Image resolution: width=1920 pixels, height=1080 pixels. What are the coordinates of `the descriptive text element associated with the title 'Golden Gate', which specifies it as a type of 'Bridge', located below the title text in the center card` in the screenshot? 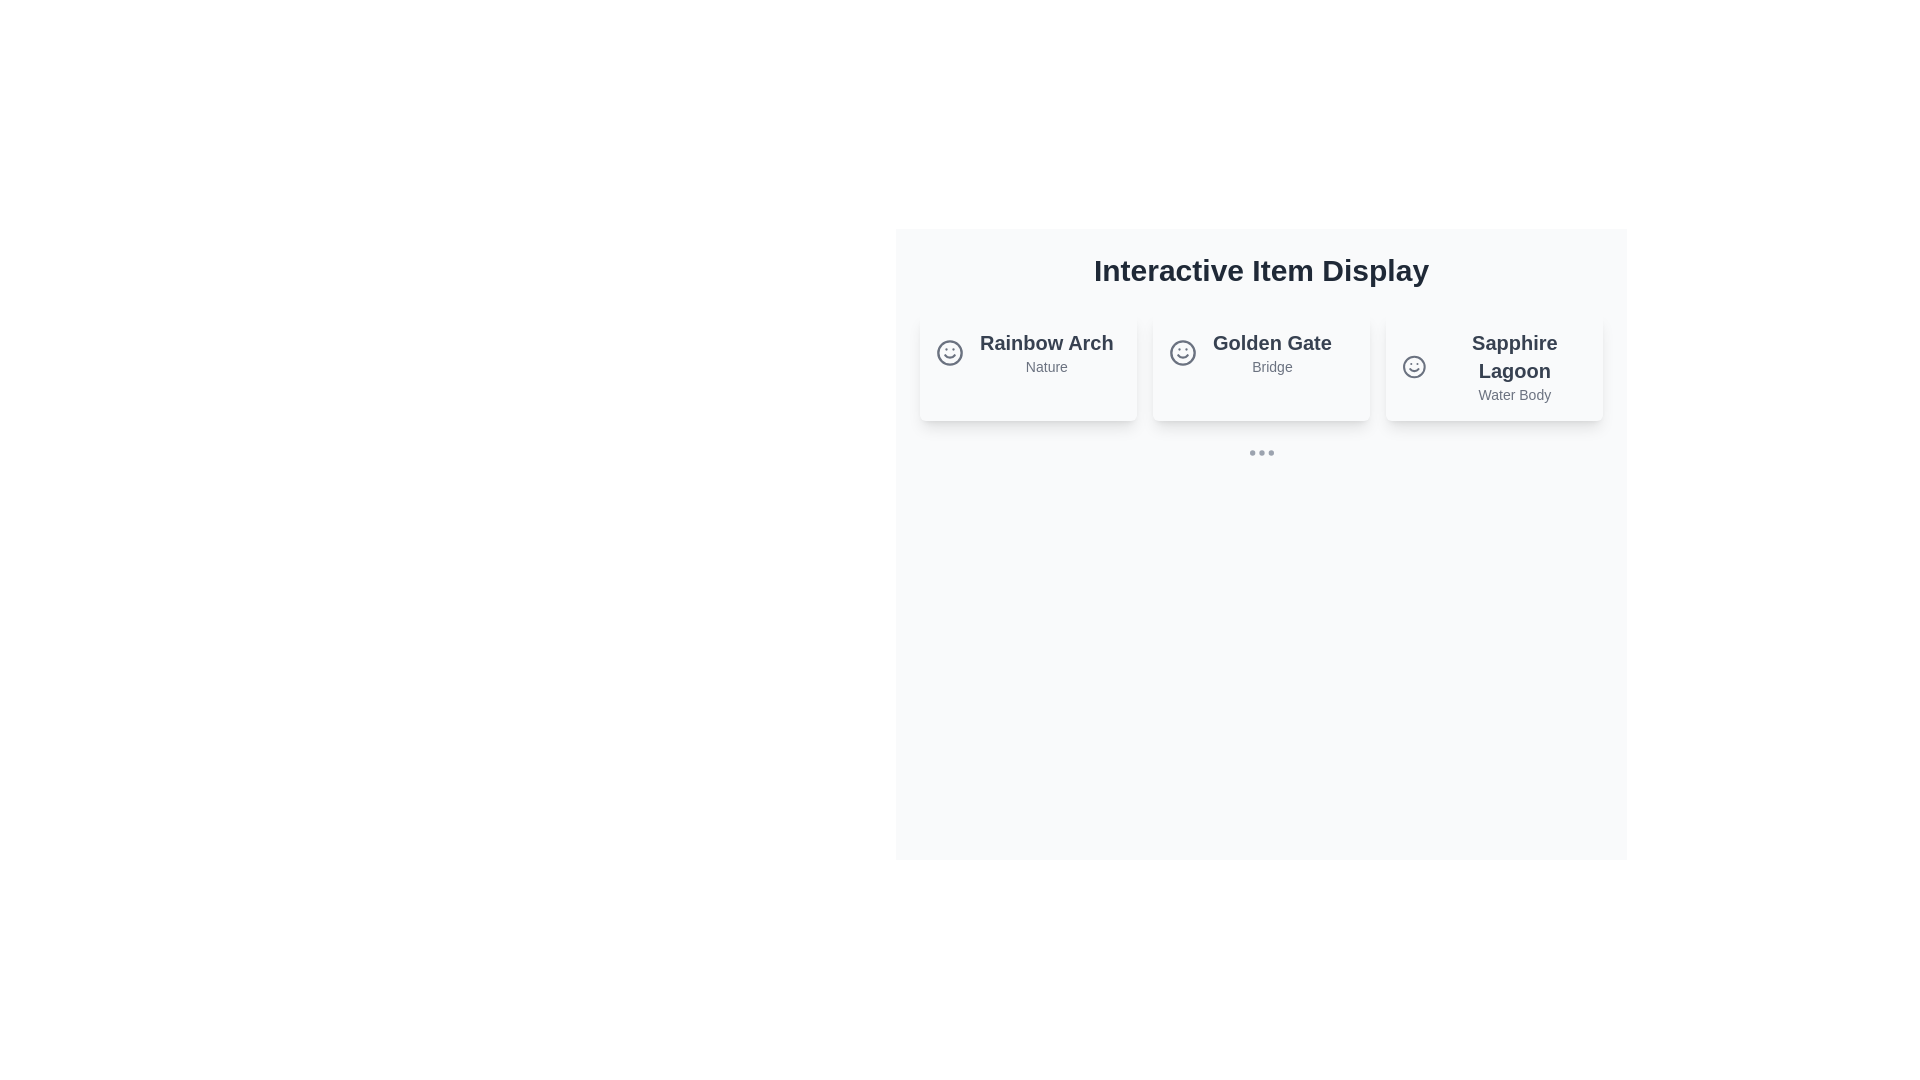 It's located at (1271, 366).